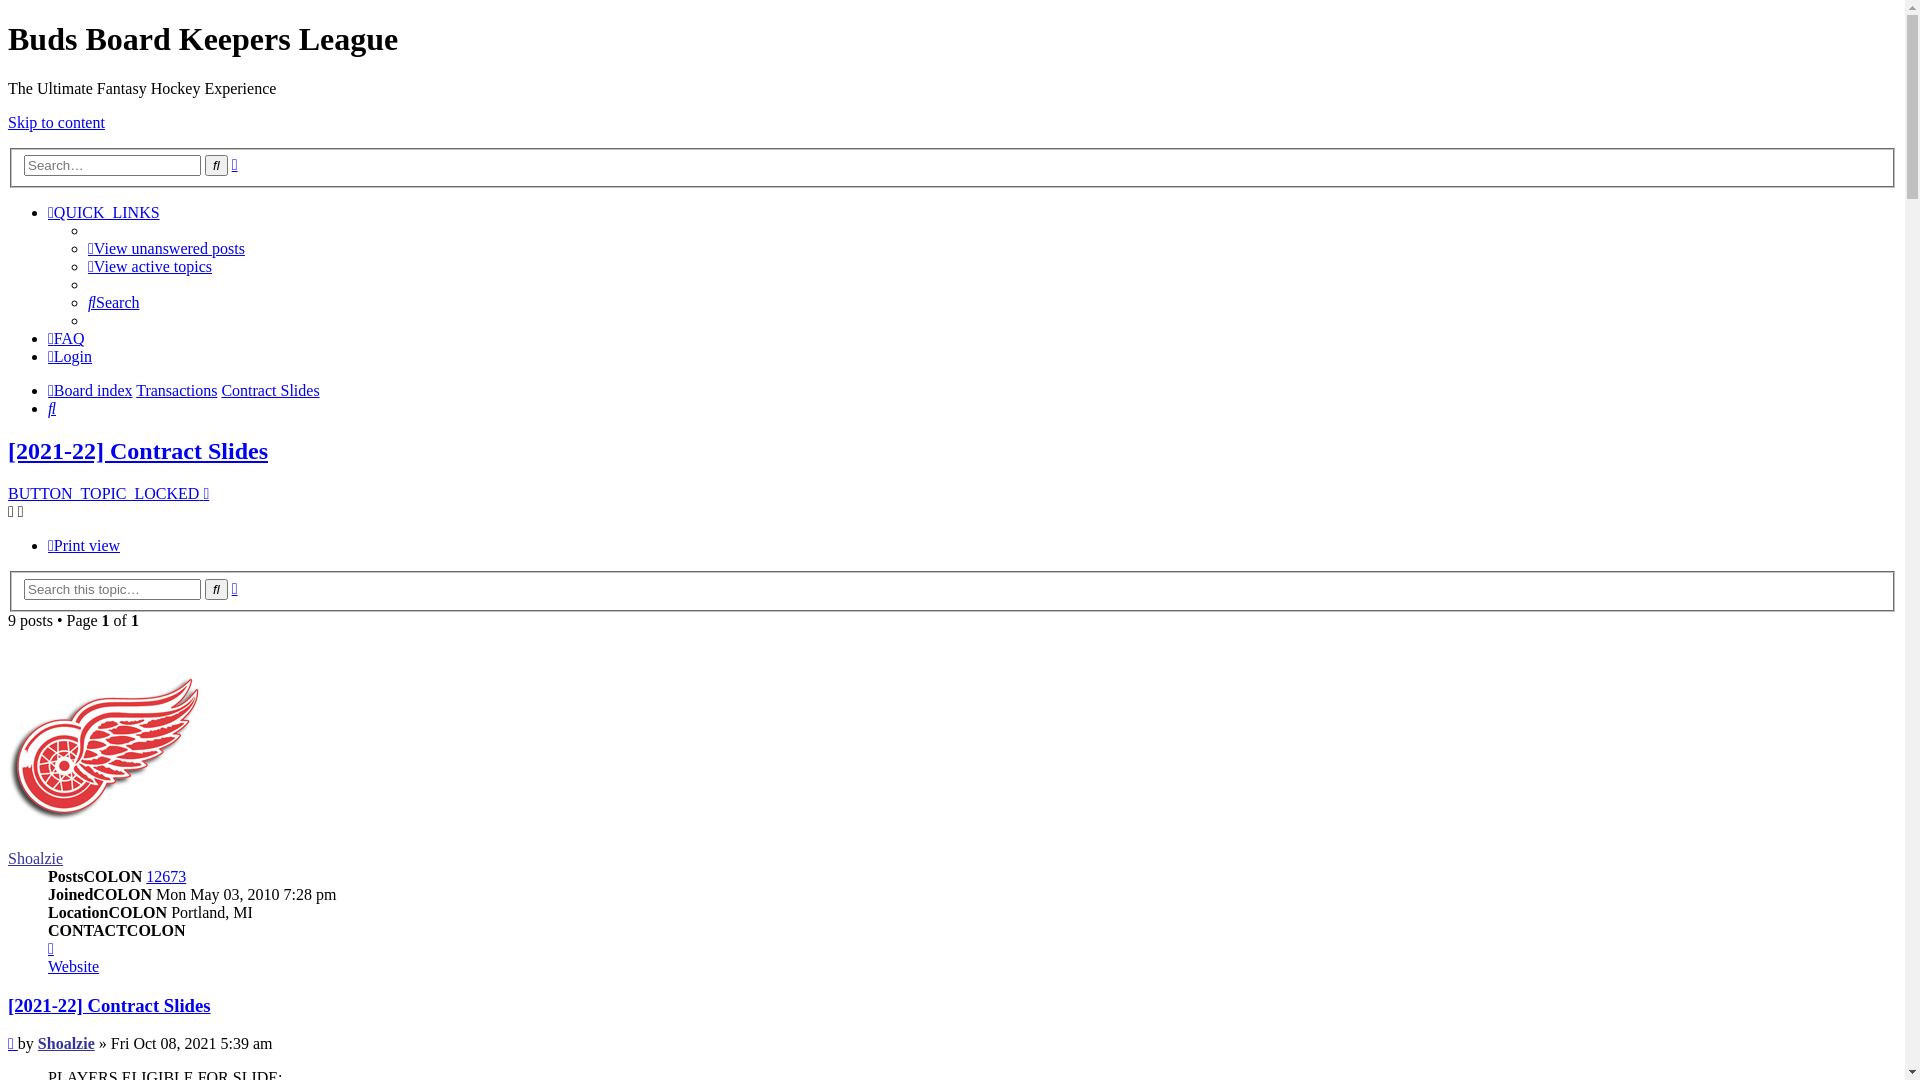 This screenshot has width=1920, height=1080. What do you see at coordinates (82, 545) in the screenshot?
I see `'Print view'` at bounding box center [82, 545].